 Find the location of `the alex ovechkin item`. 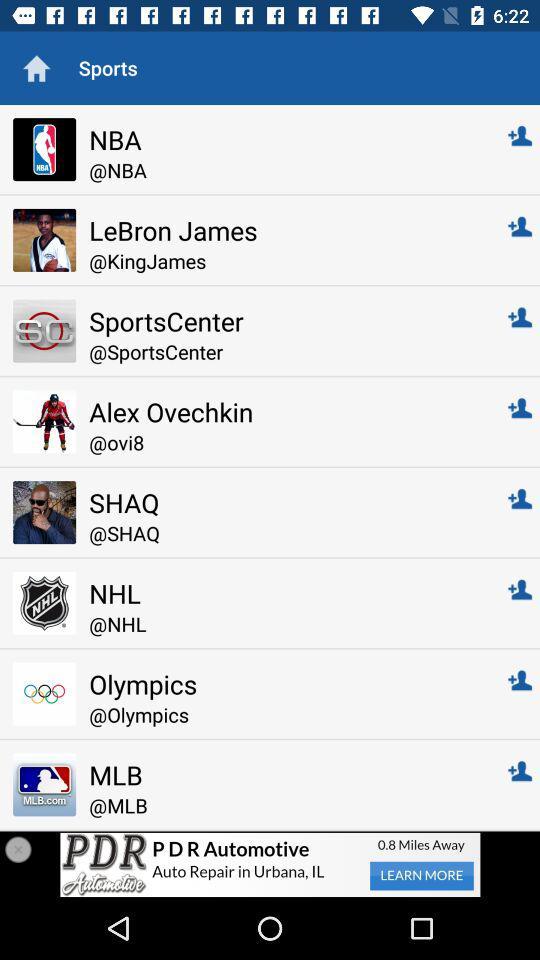

the alex ovechkin item is located at coordinates (284, 410).